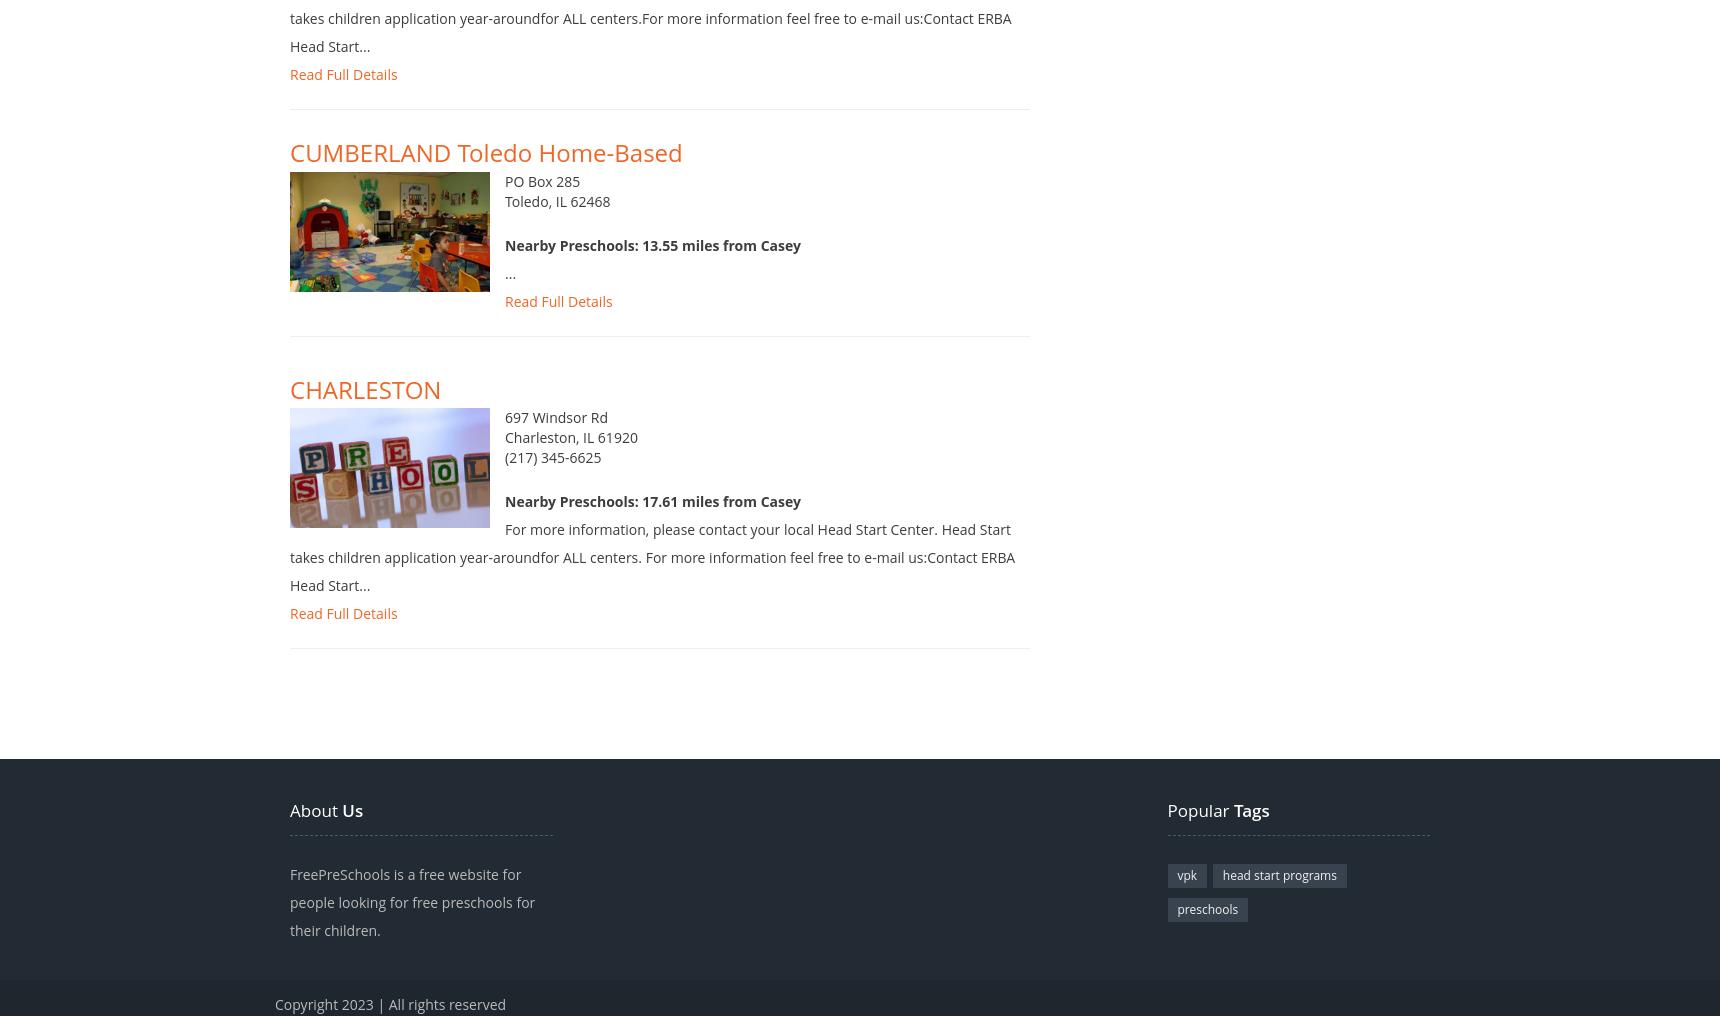  What do you see at coordinates (412, 922) in the screenshot?
I see `'FreePreSchools is a free website for people looking for free preschools for their children.'` at bounding box center [412, 922].